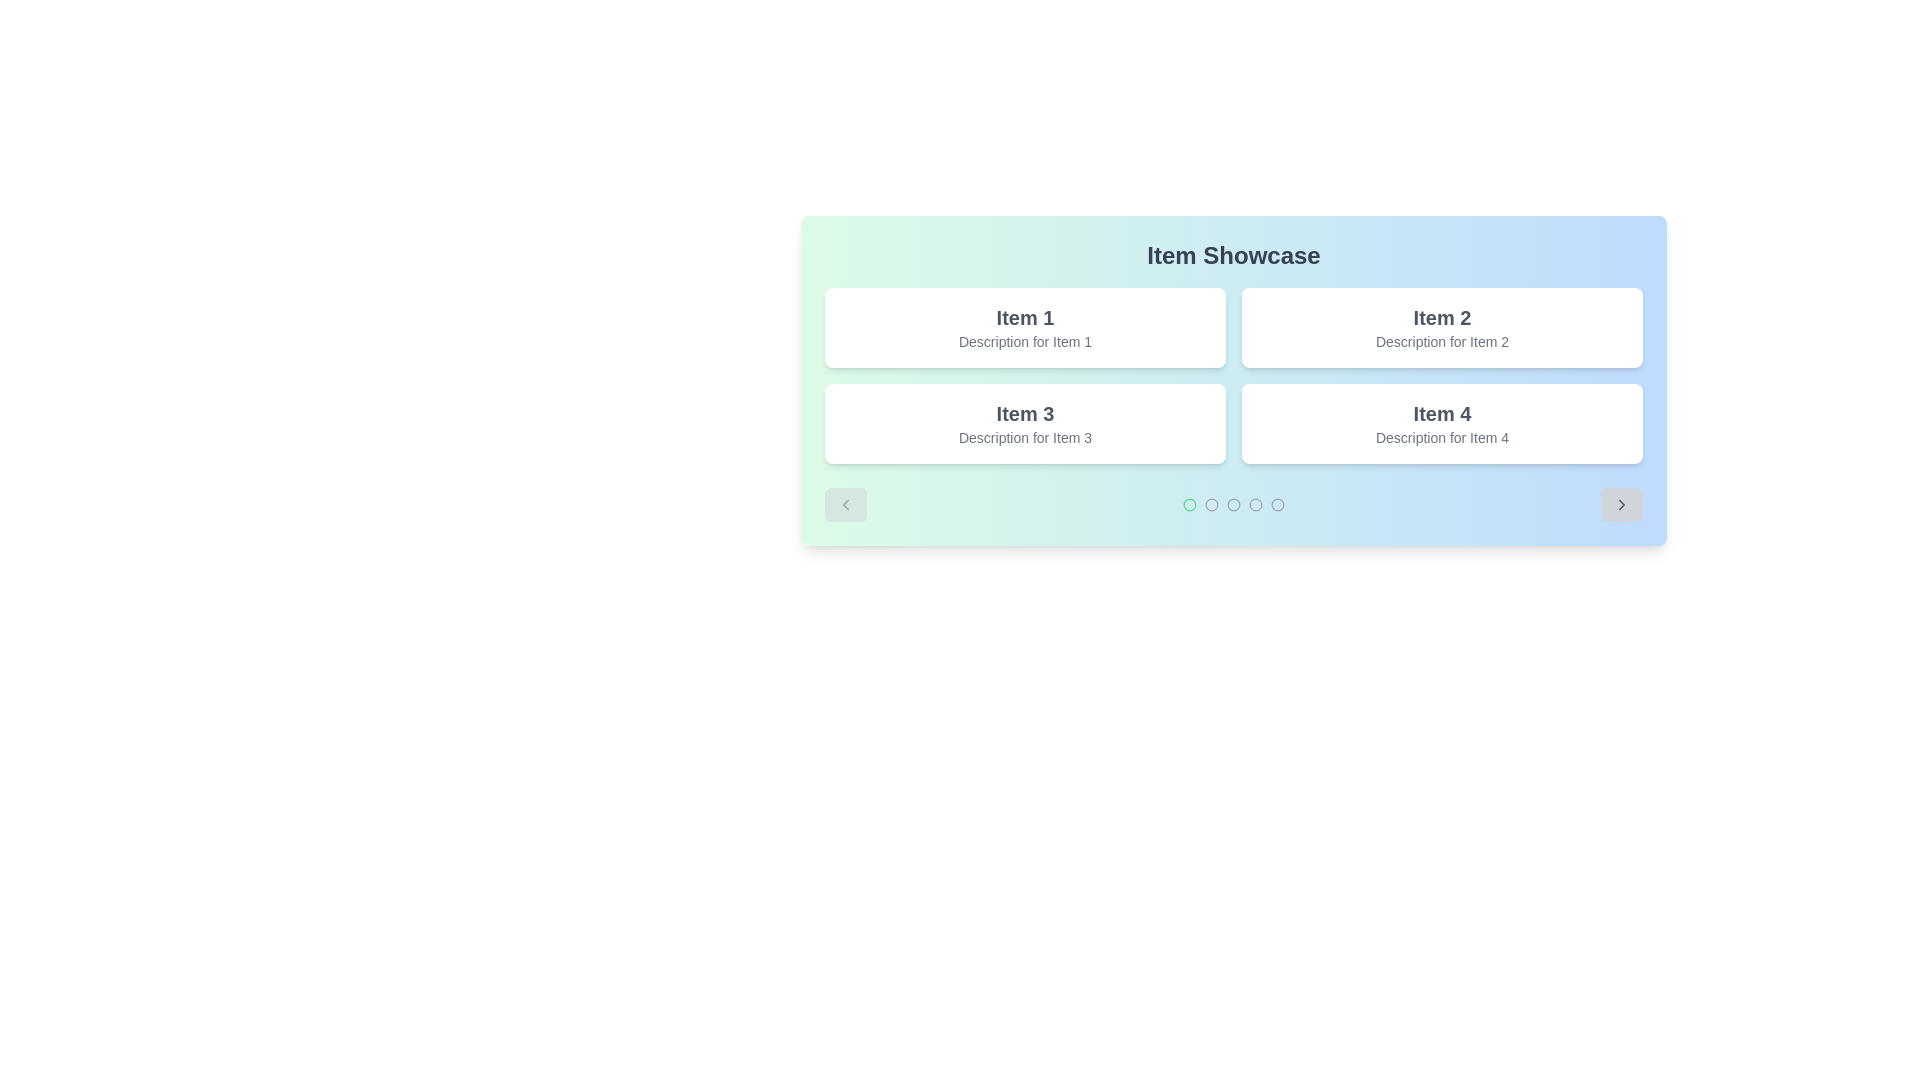 The width and height of the screenshot is (1920, 1080). What do you see at coordinates (1190, 504) in the screenshot?
I see `the first circular Indicator dot with a green border and white interior` at bounding box center [1190, 504].